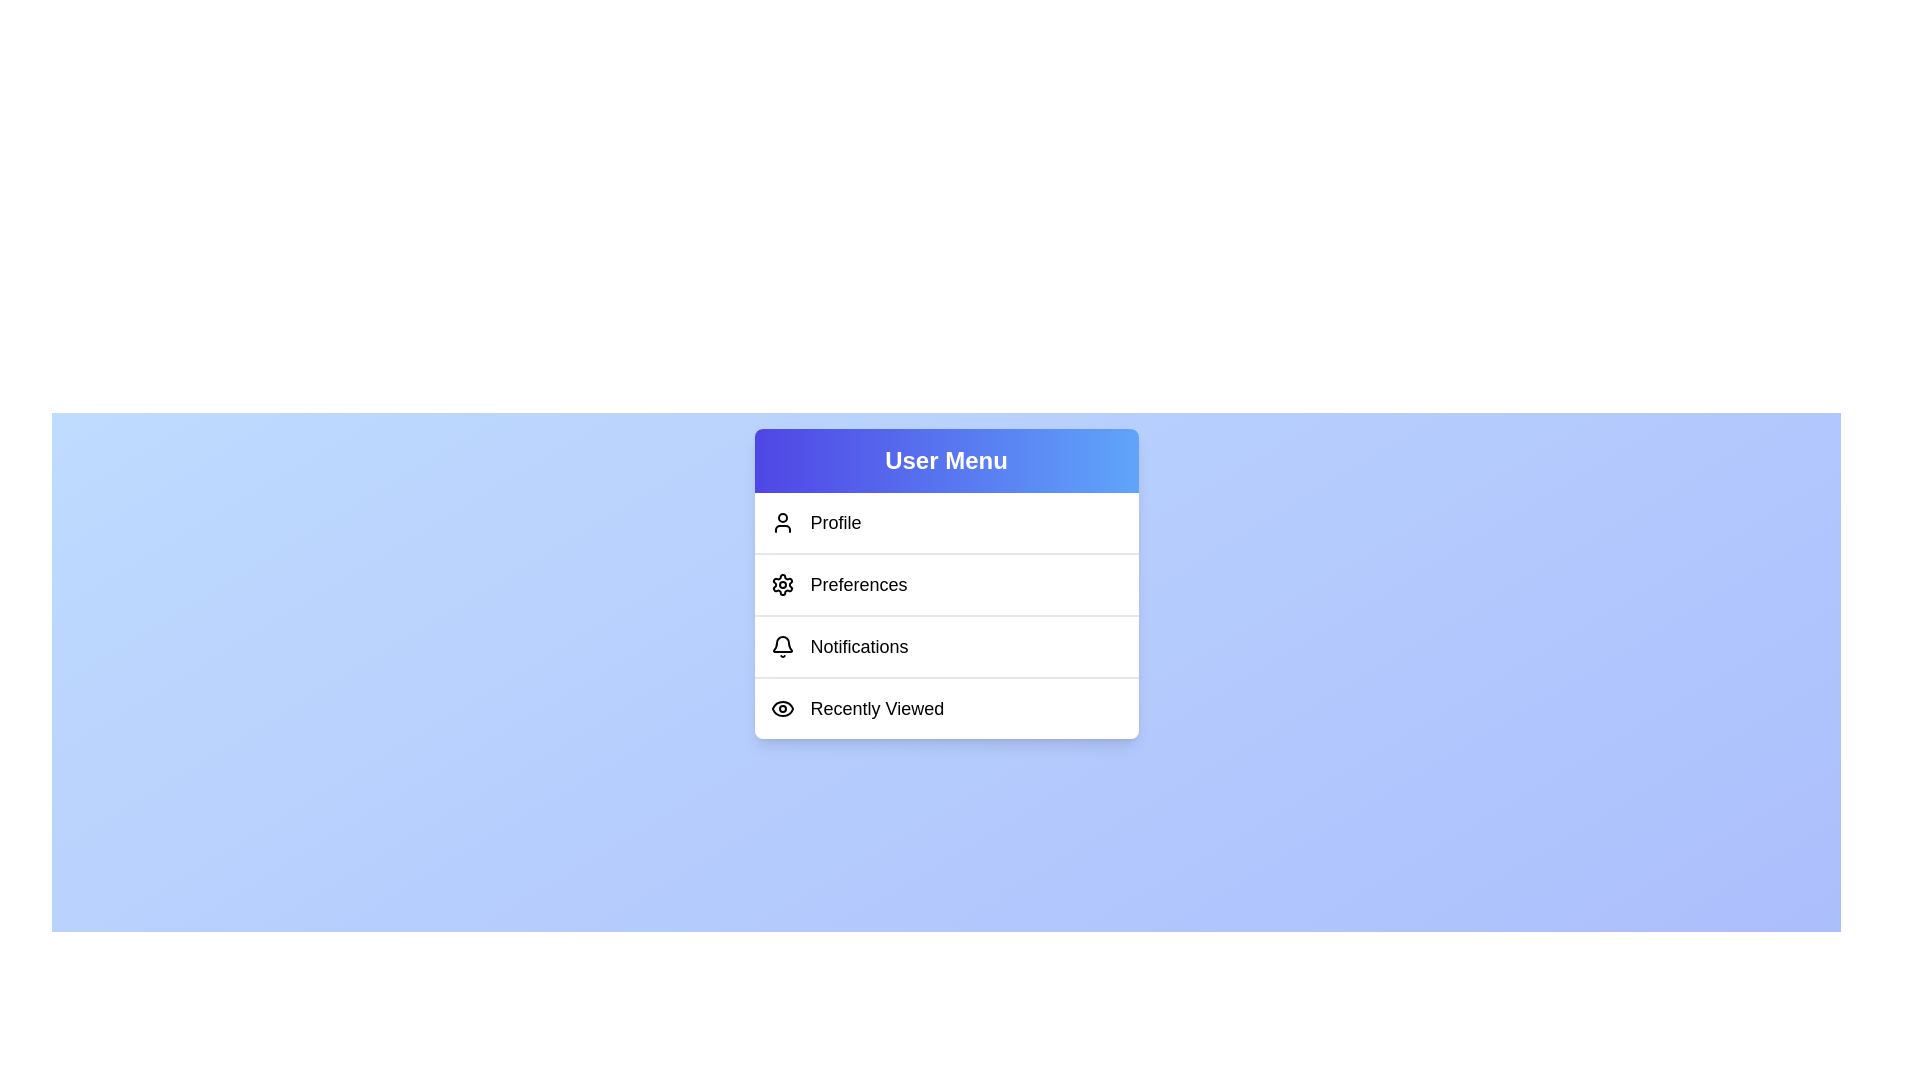 Image resolution: width=1920 pixels, height=1080 pixels. Describe the element at coordinates (945, 583) in the screenshot. I see `the menu item labeled Preferences` at that location.